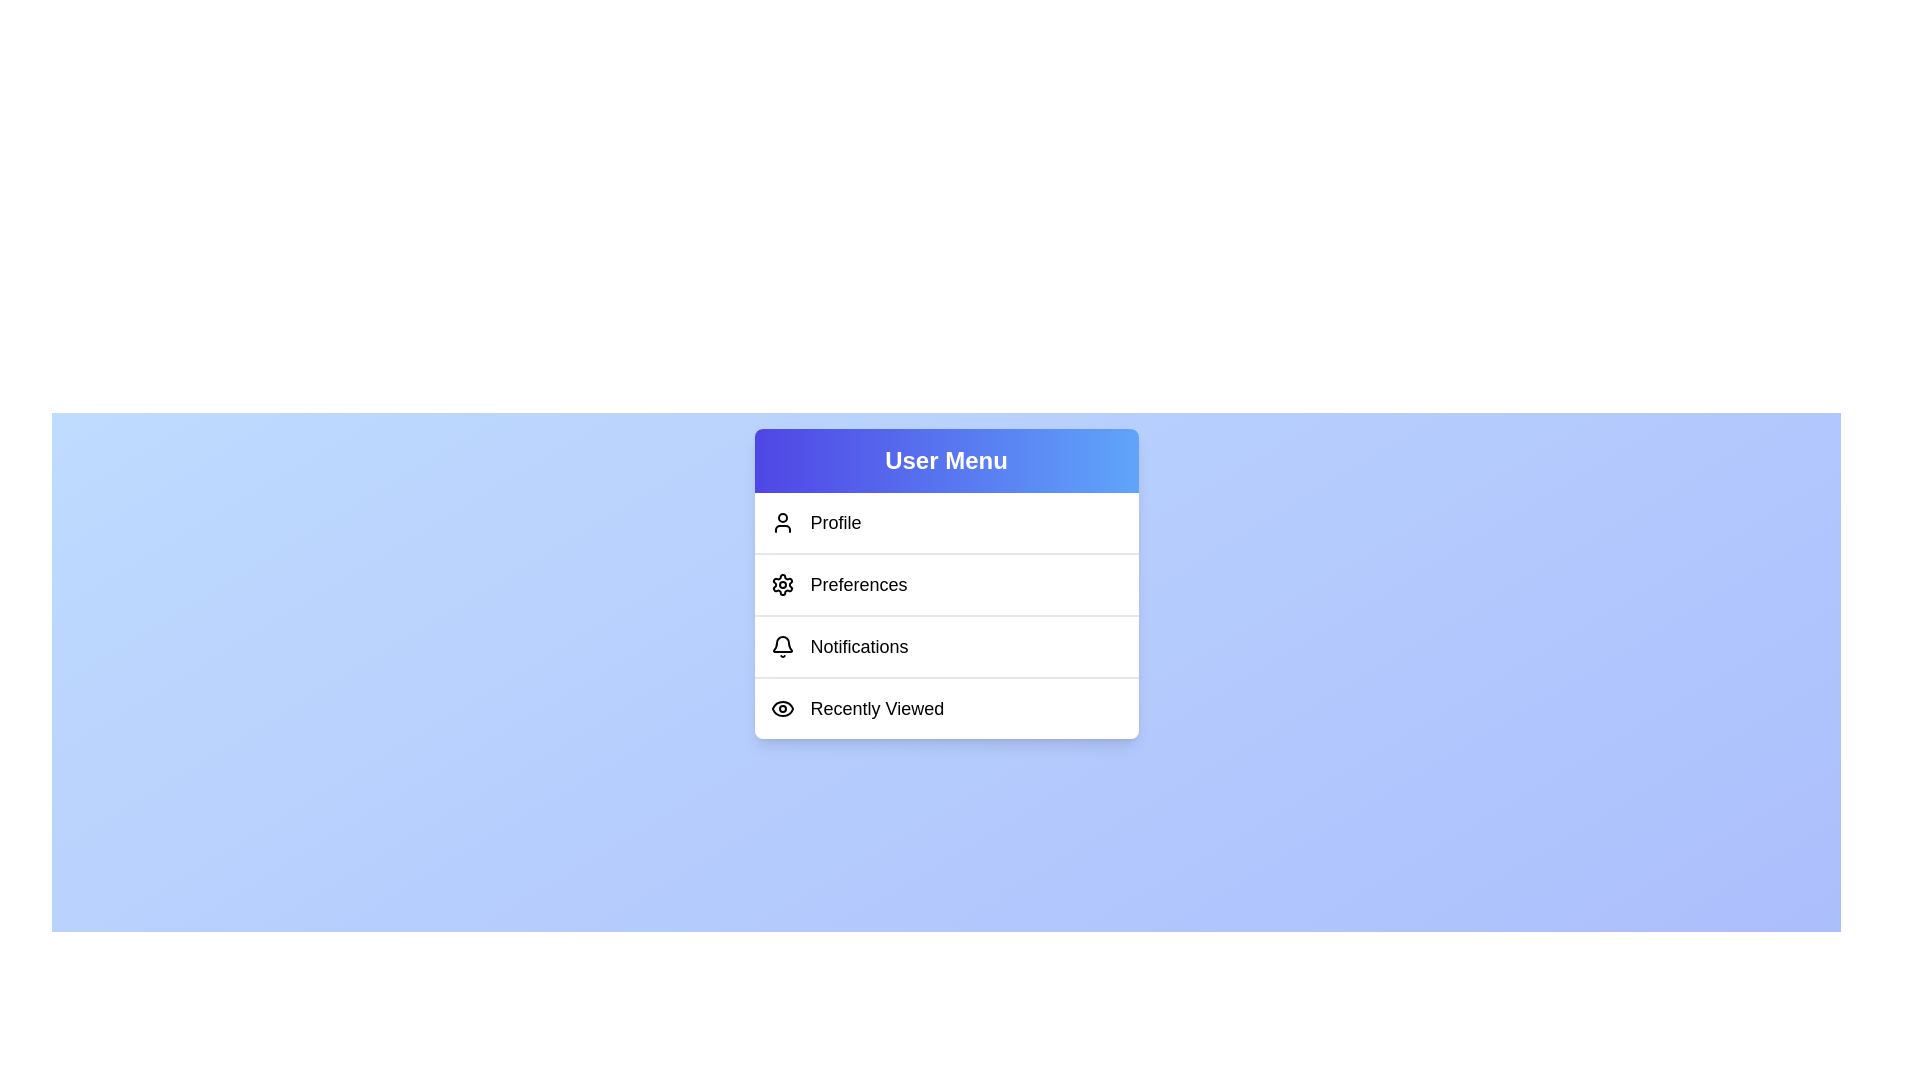 Image resolution: width=1920 pixels, height=1080 pixels. Describe the element at coordinates (945, 583) in the screenshot. I see `the menu item labeled Preferences` at that location.